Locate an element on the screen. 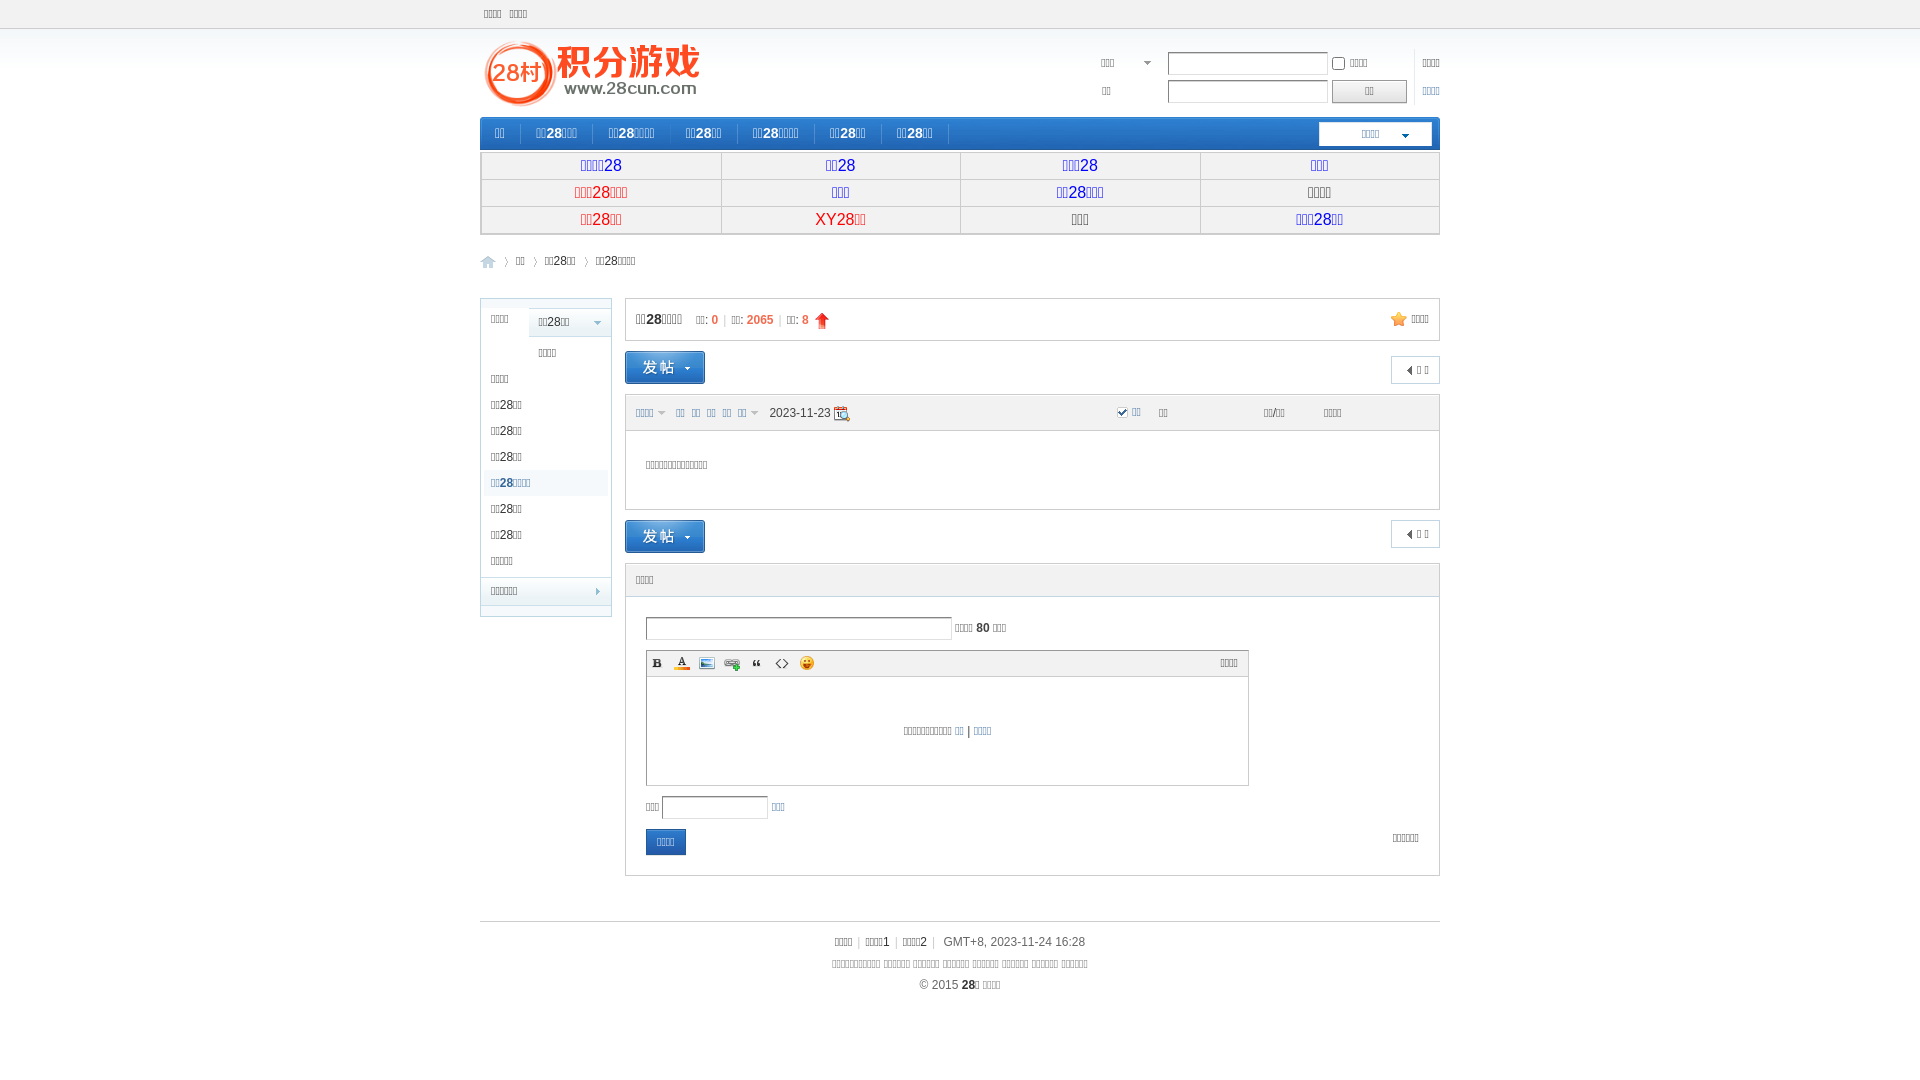  'B' is located at coordinates (657, 663).